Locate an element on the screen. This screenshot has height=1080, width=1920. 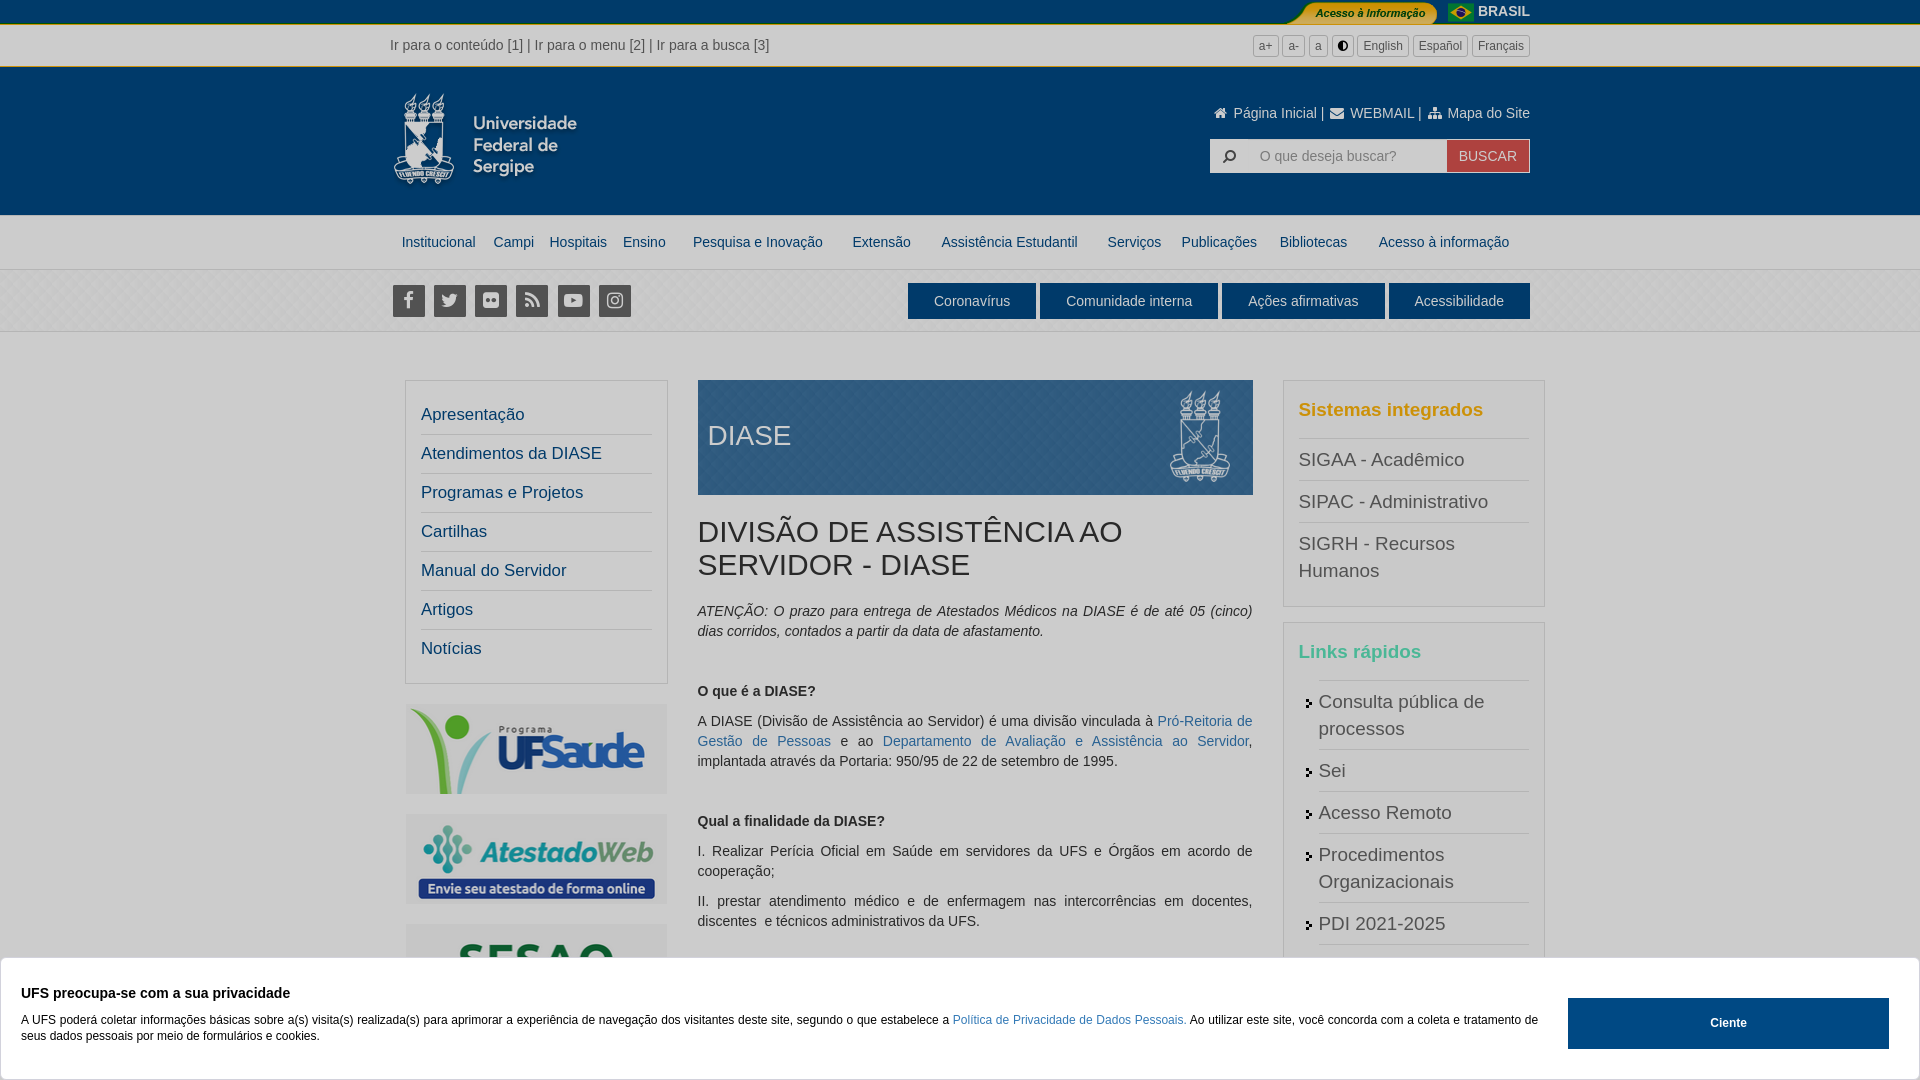
'a-' is located at coordinates (1281, 45).